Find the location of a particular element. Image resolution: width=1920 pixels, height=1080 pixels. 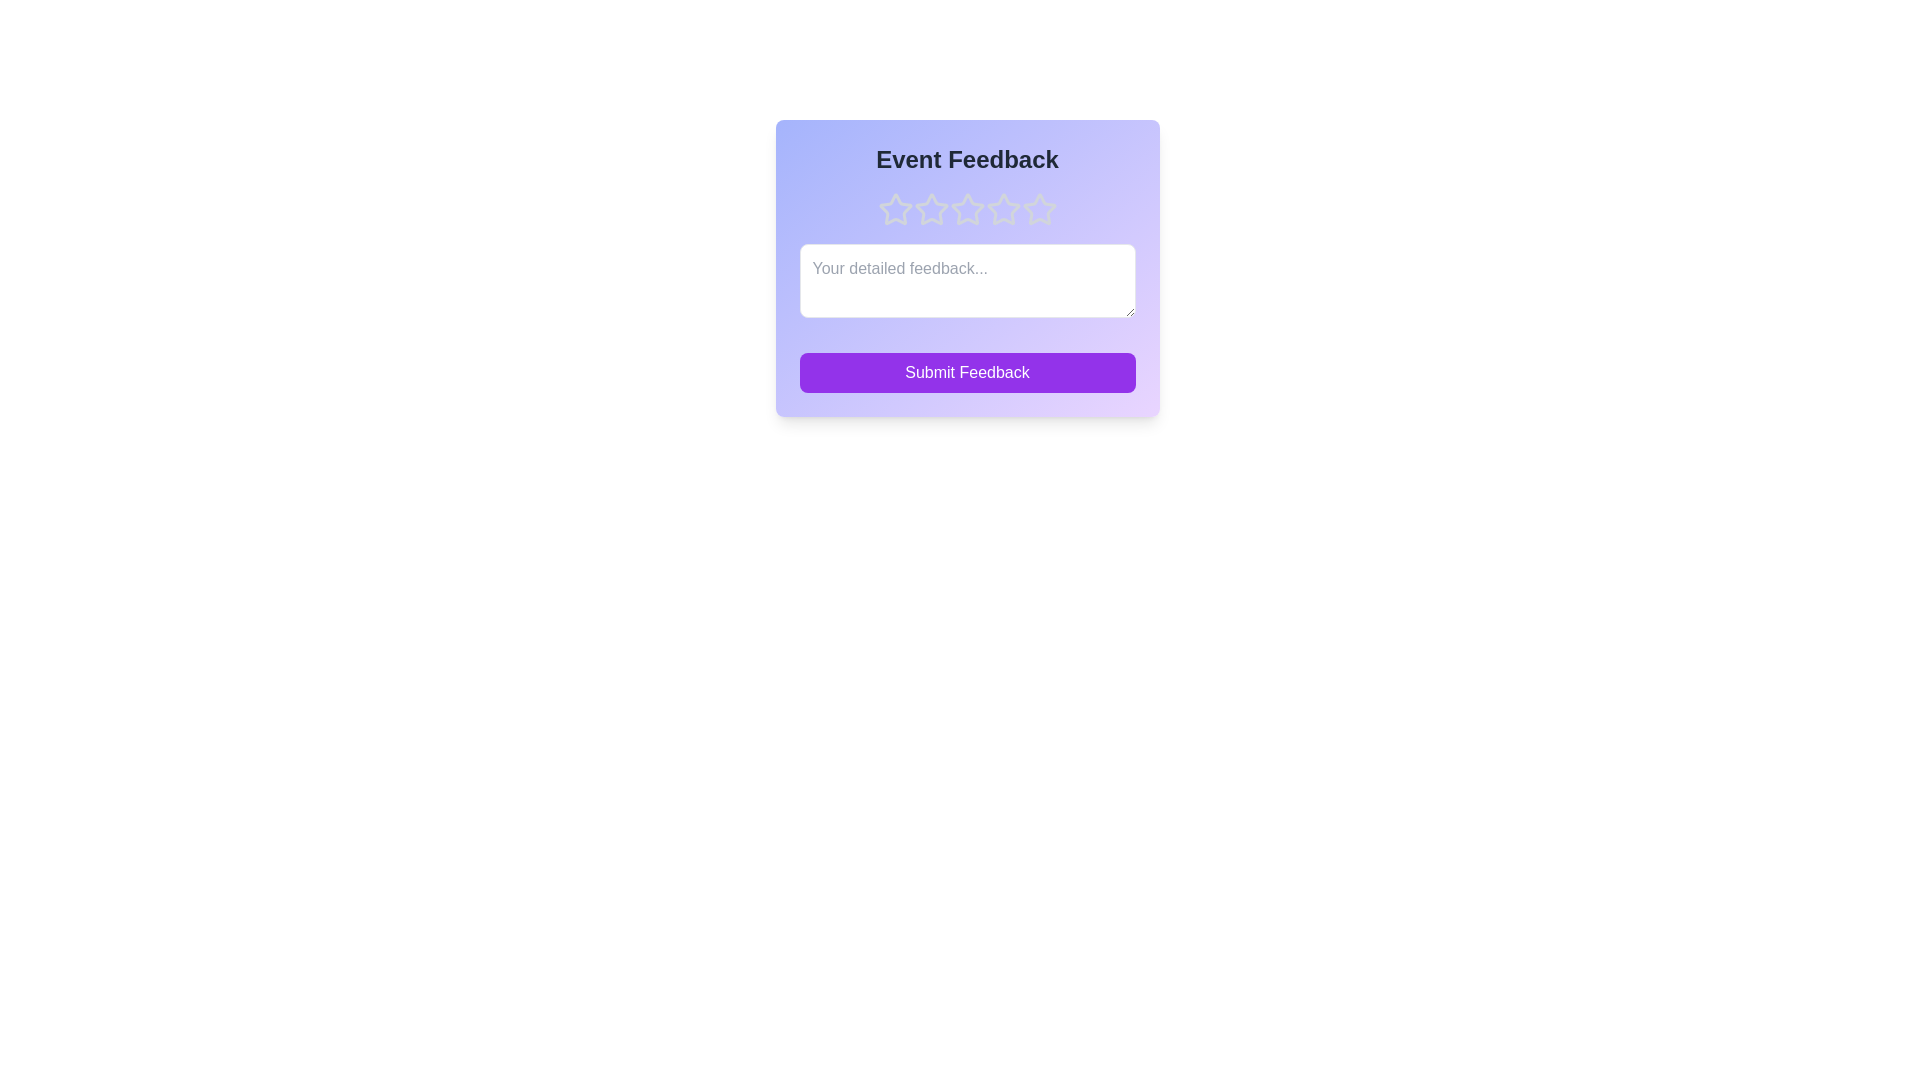

the rating to 2 stars by clicking on the corresponding star is located at coordinates (930, 209).